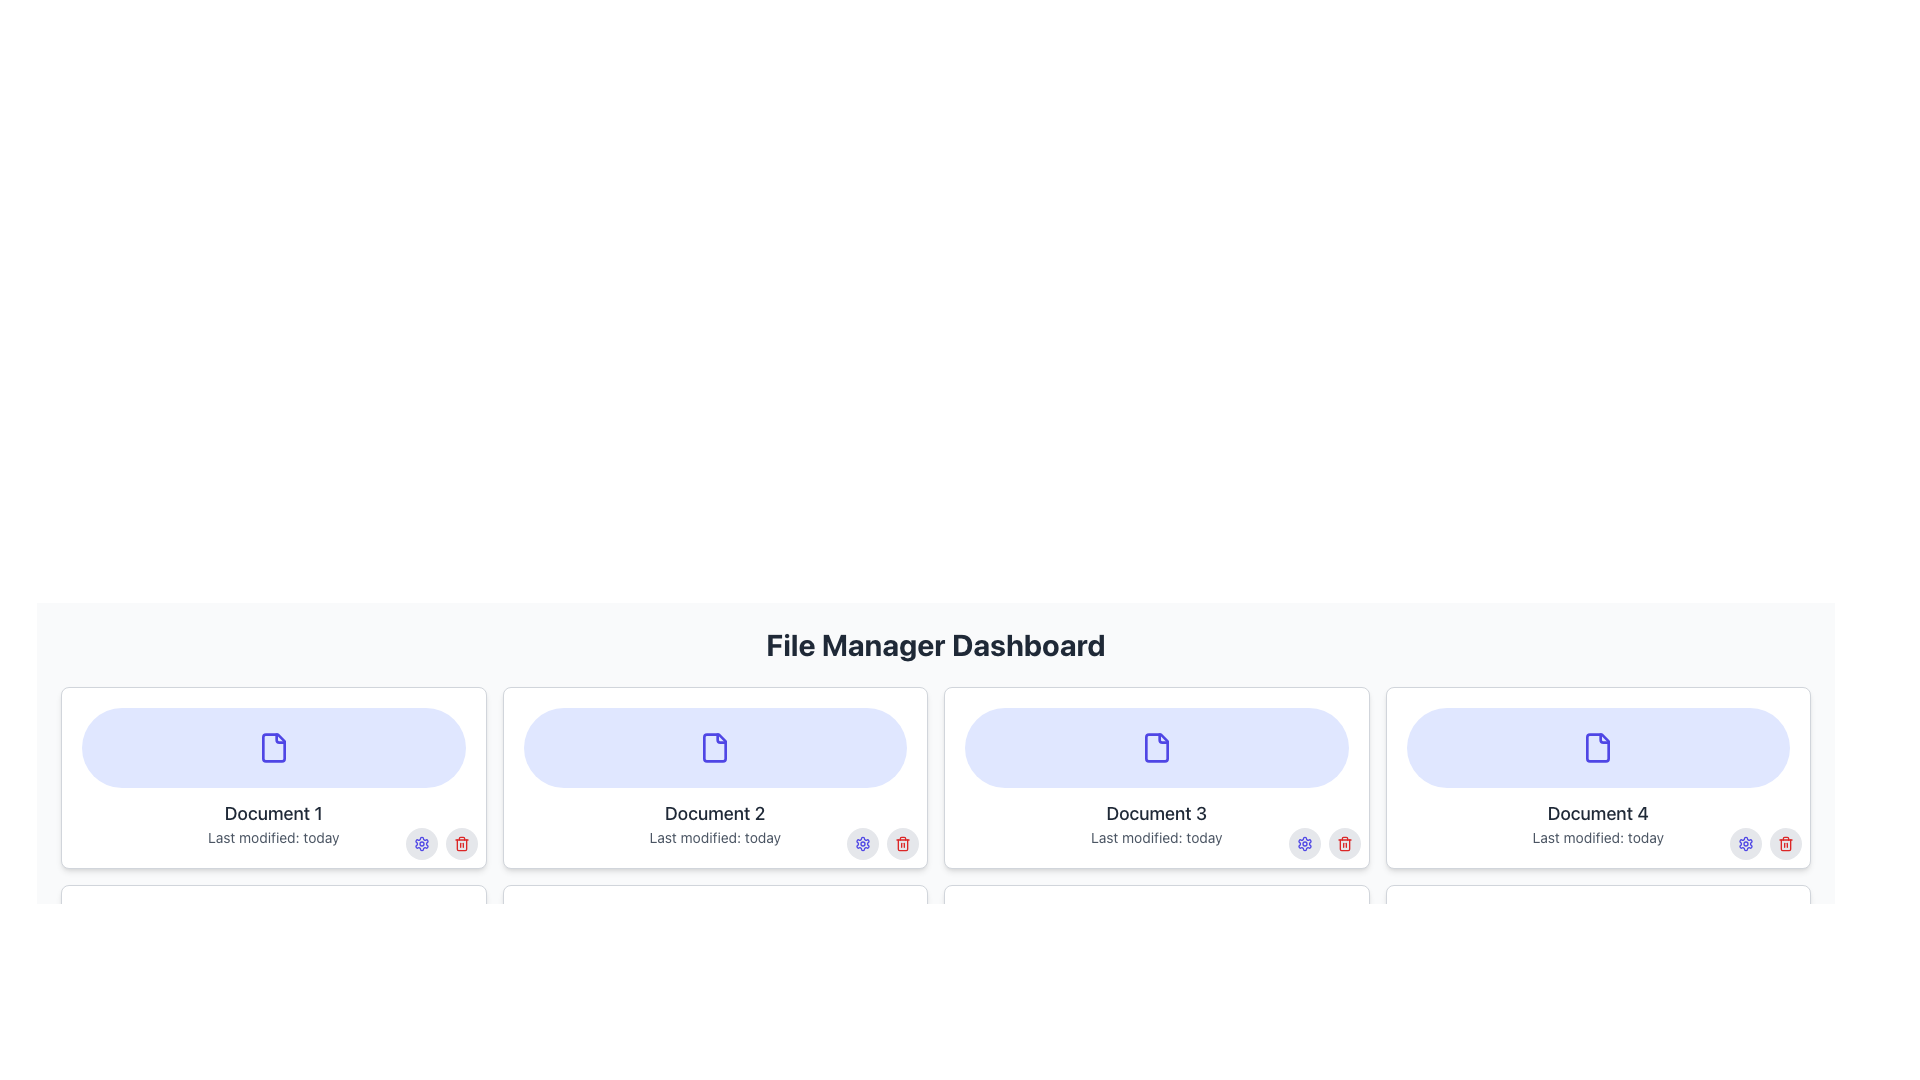 The image size is (1920, 1080). What do you see at coordinates (1785, 844) in the screenshot?
I see `the 'delete' button for 'Document 4'` at bounding box center [1785, 844].